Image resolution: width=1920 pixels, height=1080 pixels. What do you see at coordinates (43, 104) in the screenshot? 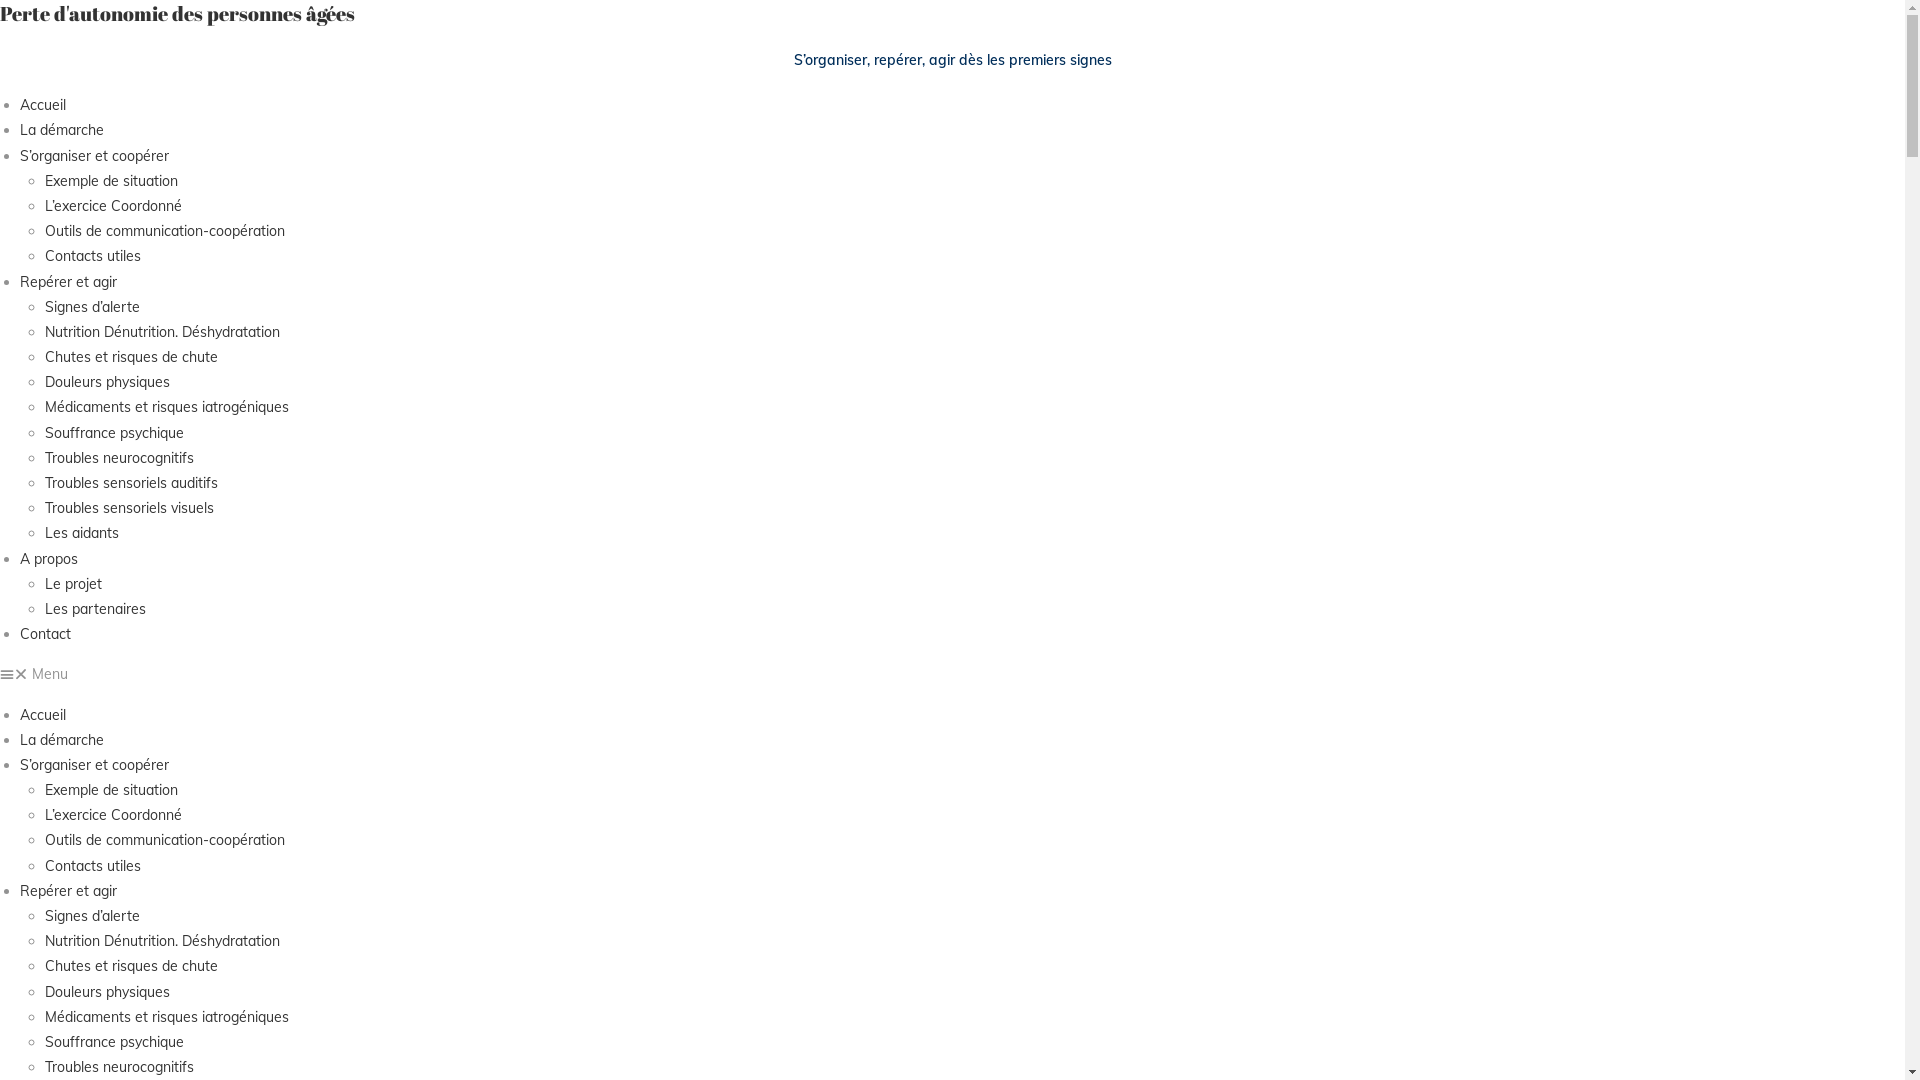
I see `'Accueil'` at bounding box center [43, 104].